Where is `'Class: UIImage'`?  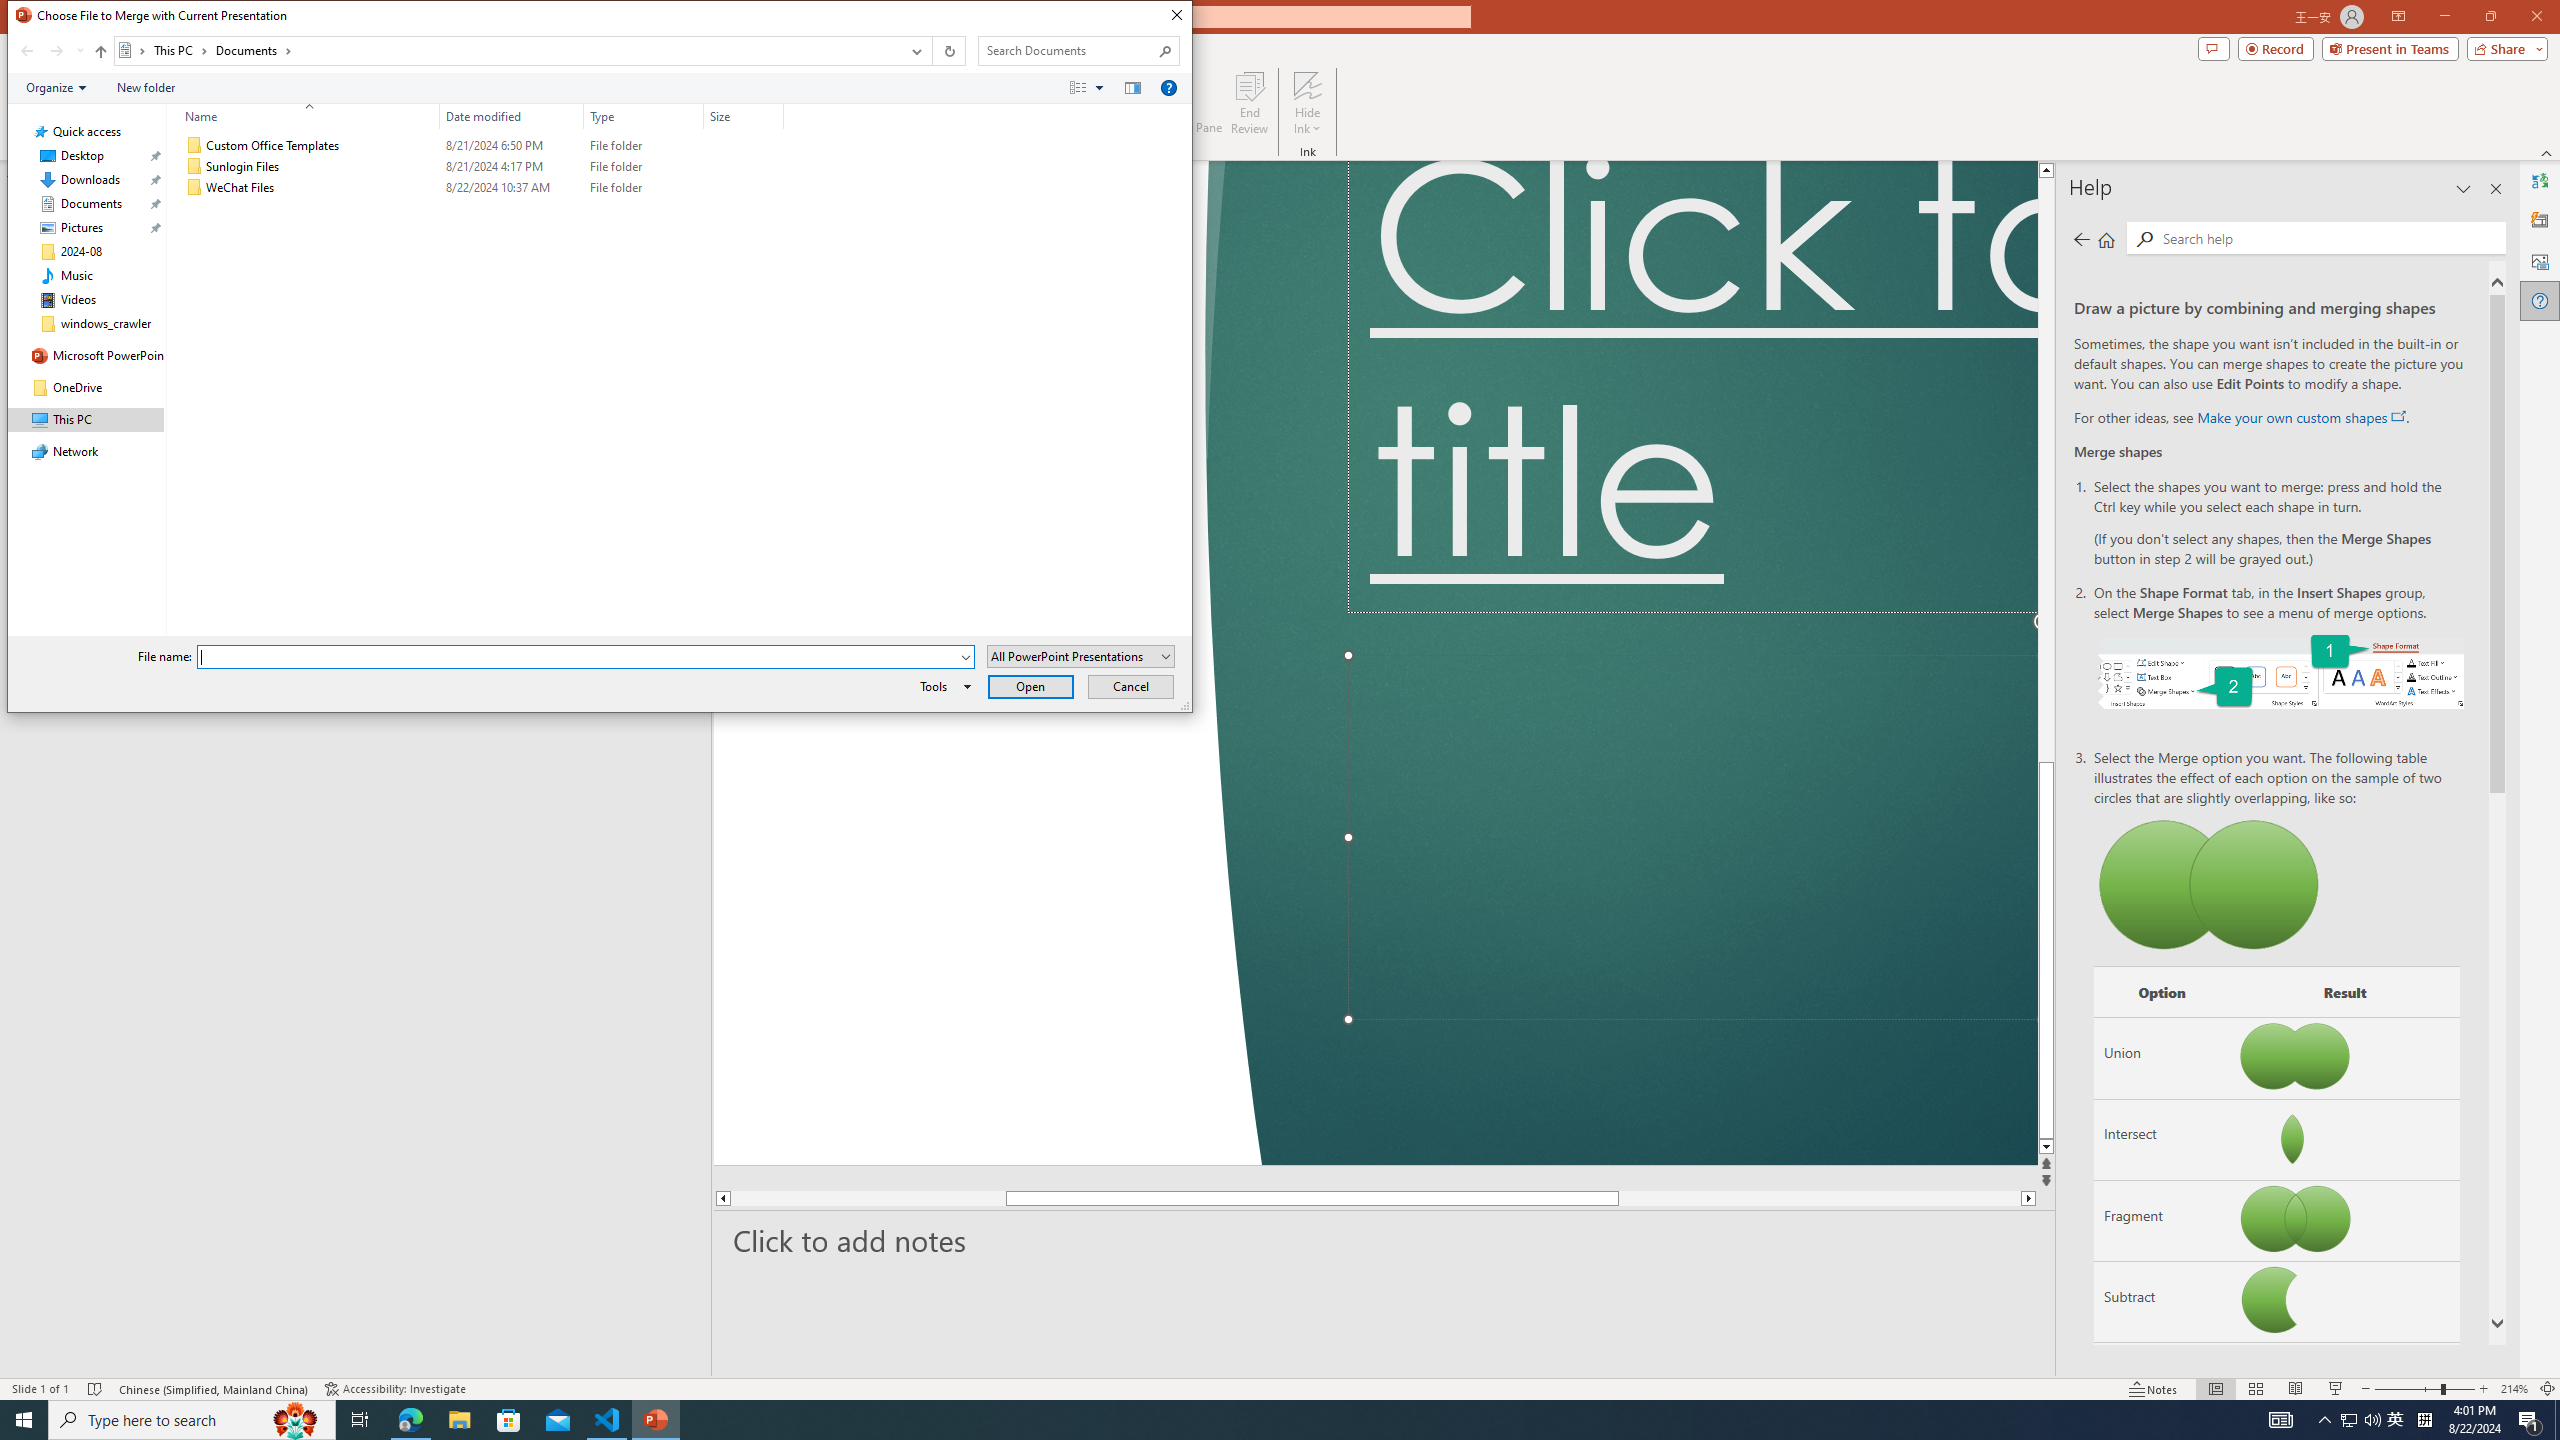 'Class: UIImage' is located at coordinates (195, 187).